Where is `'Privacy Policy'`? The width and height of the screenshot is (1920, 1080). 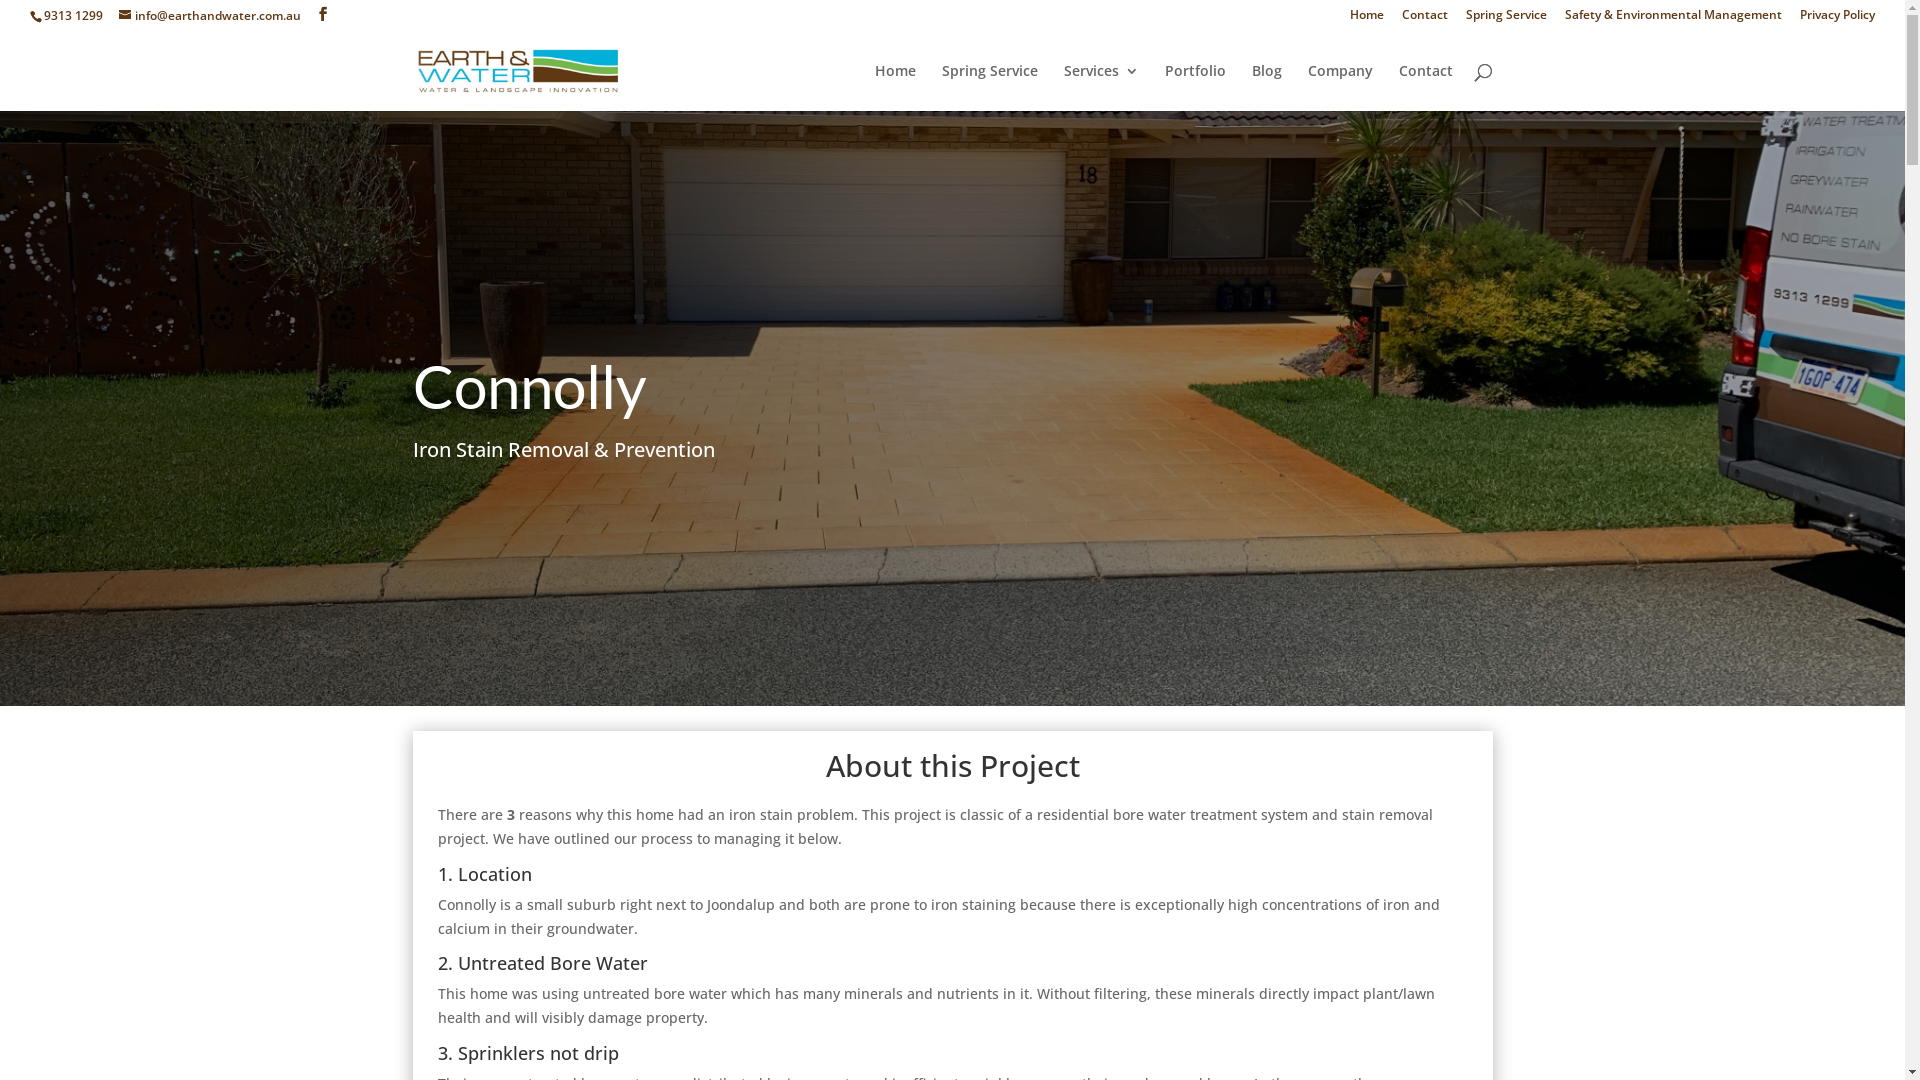
'Privacy Policy' is located at coordinates (1837, 19).